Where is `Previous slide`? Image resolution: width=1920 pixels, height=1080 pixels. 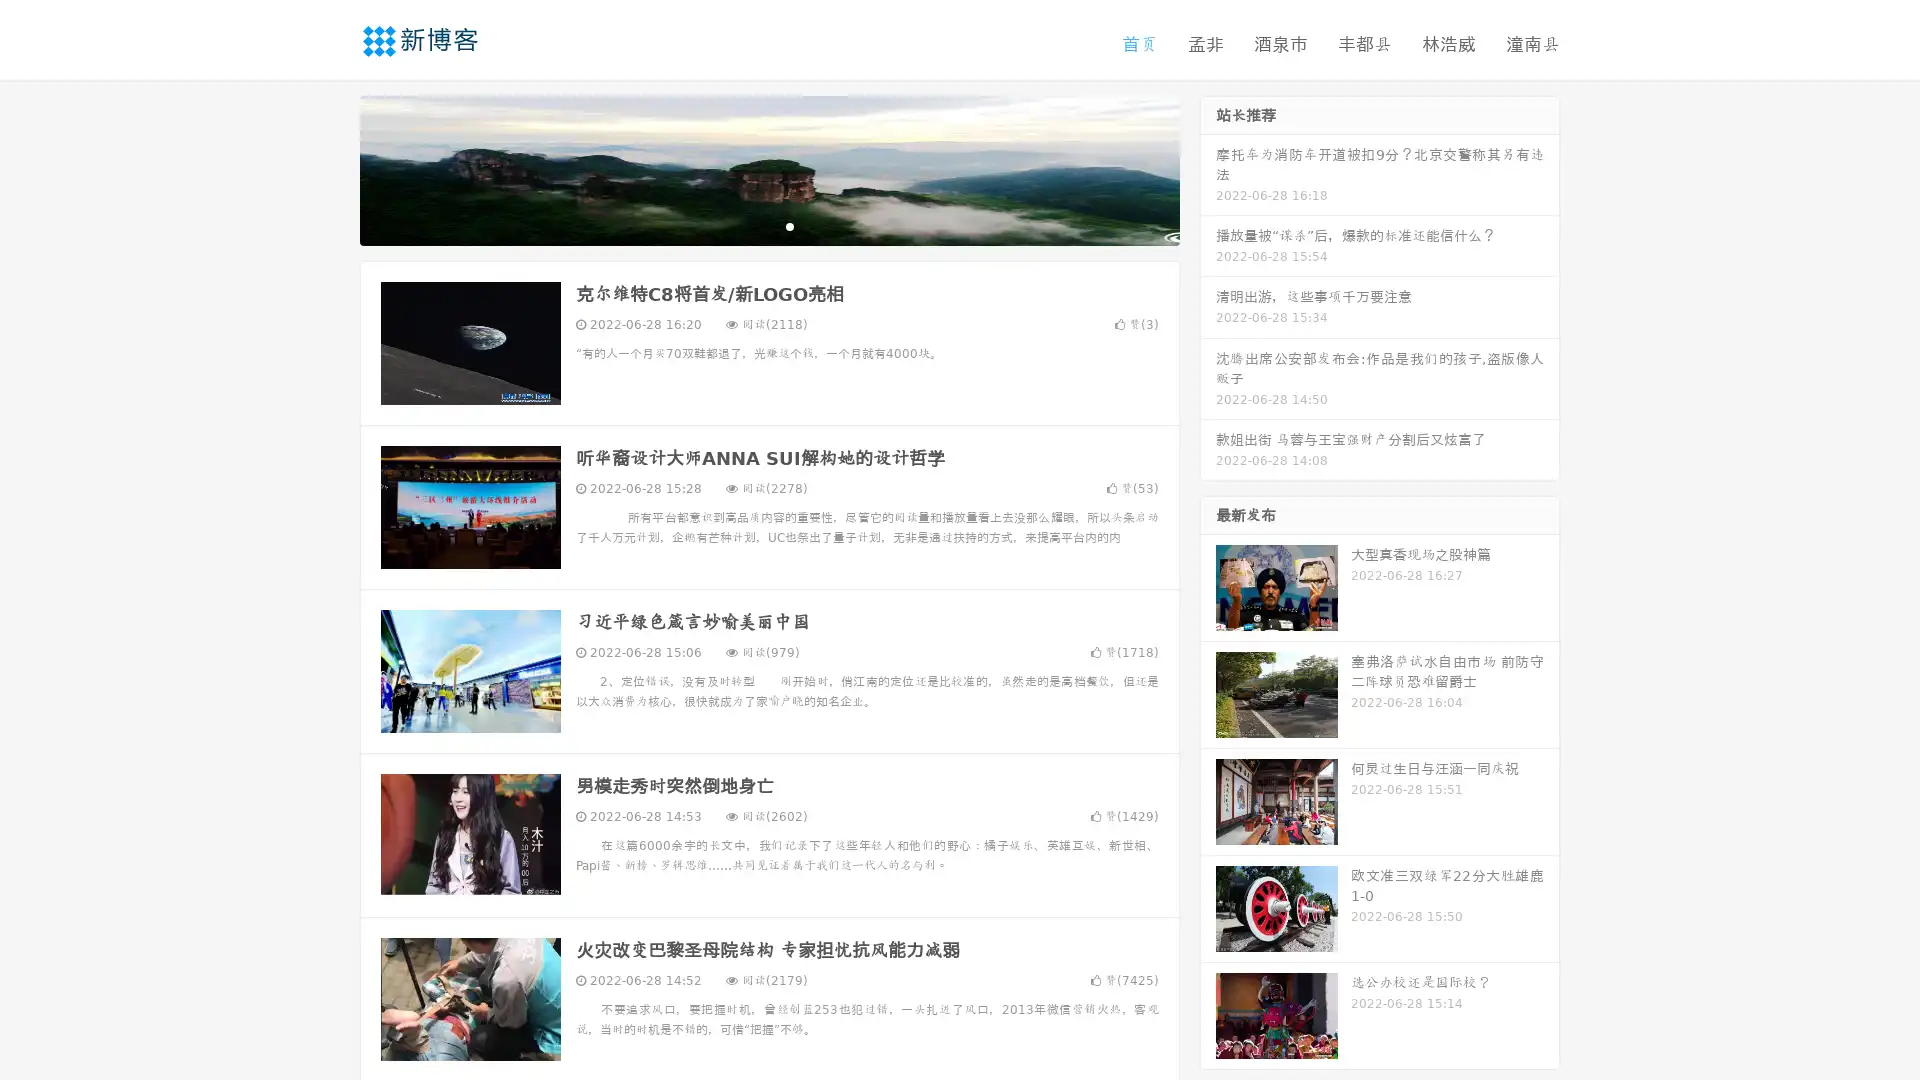 Previous slide is located at coordinates (330, 168).